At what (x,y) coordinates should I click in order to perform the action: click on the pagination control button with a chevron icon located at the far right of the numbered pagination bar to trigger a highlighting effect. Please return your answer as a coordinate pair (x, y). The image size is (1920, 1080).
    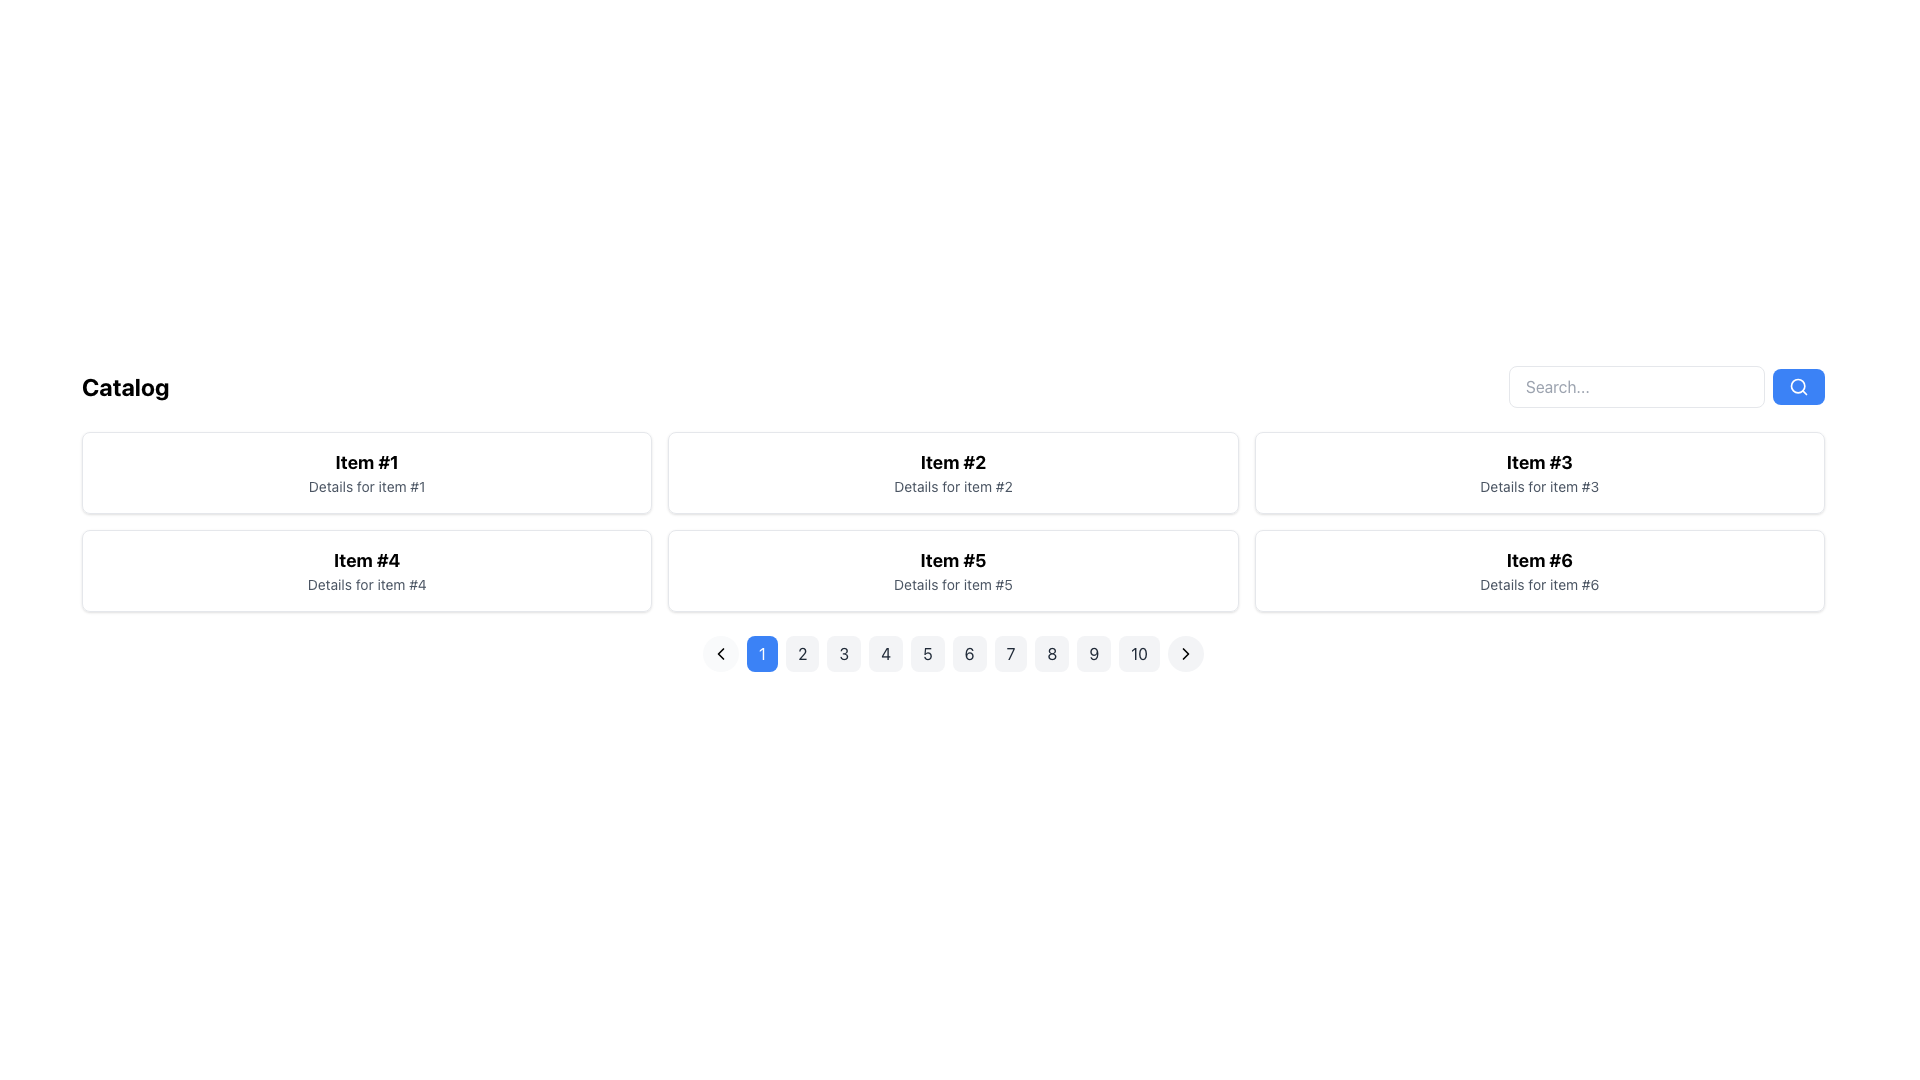
    Looking at the image, I should click on (1185, 654).